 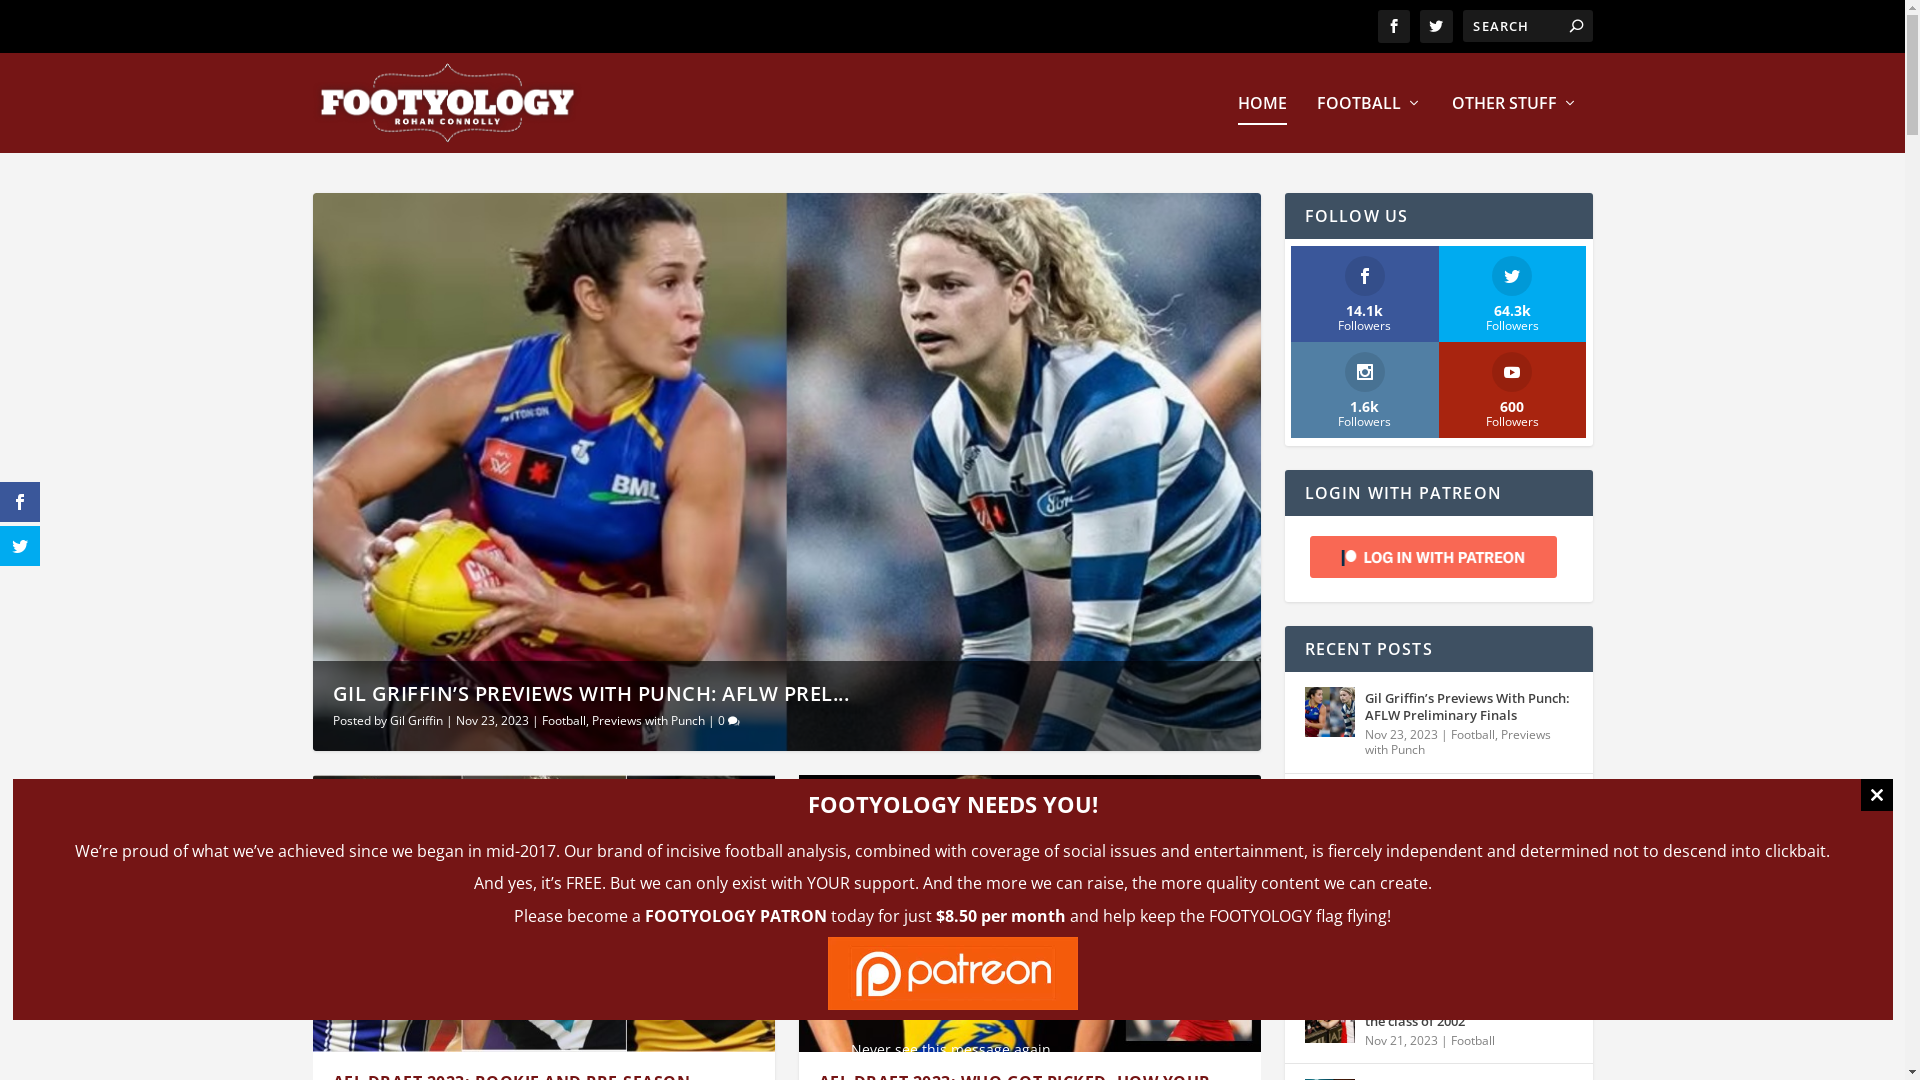 I want to click on '0', so click(x=728, y=720).